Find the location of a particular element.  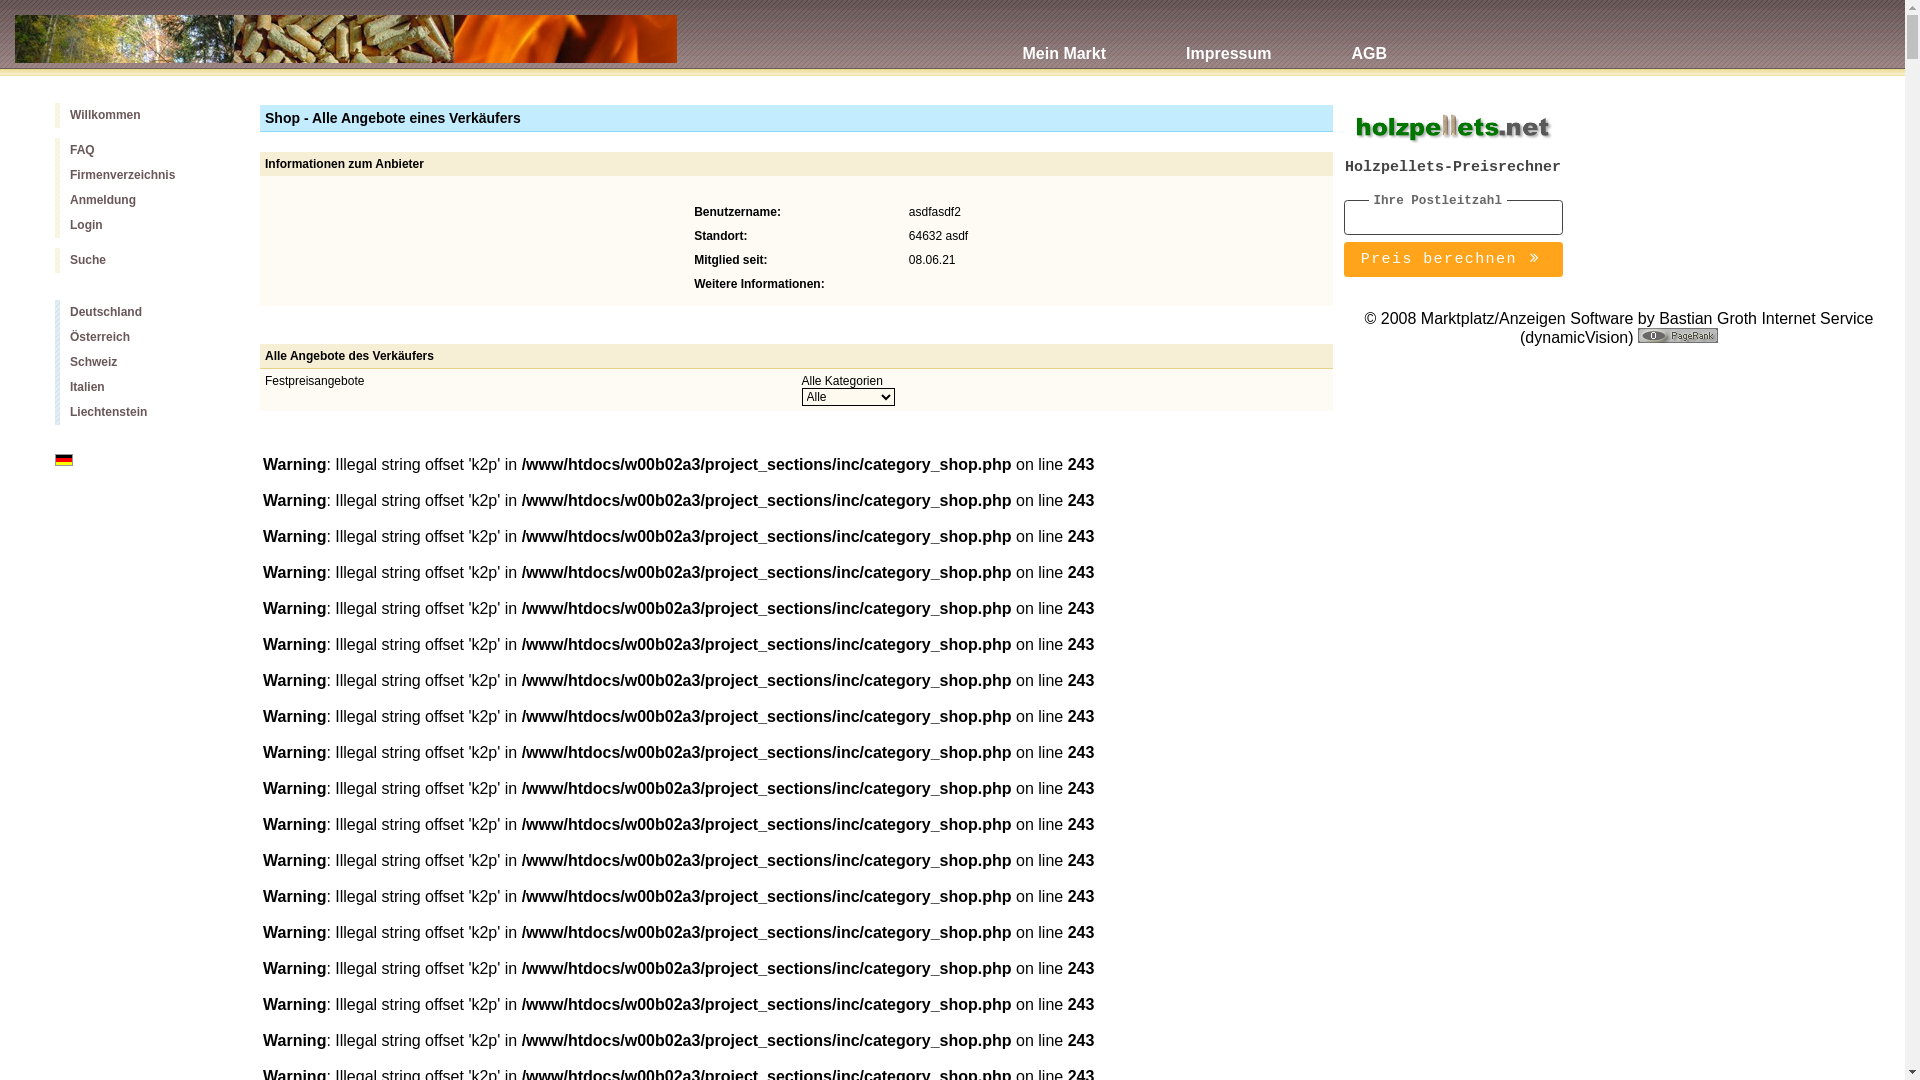

'Italien' is located at coordinates (141, 387).